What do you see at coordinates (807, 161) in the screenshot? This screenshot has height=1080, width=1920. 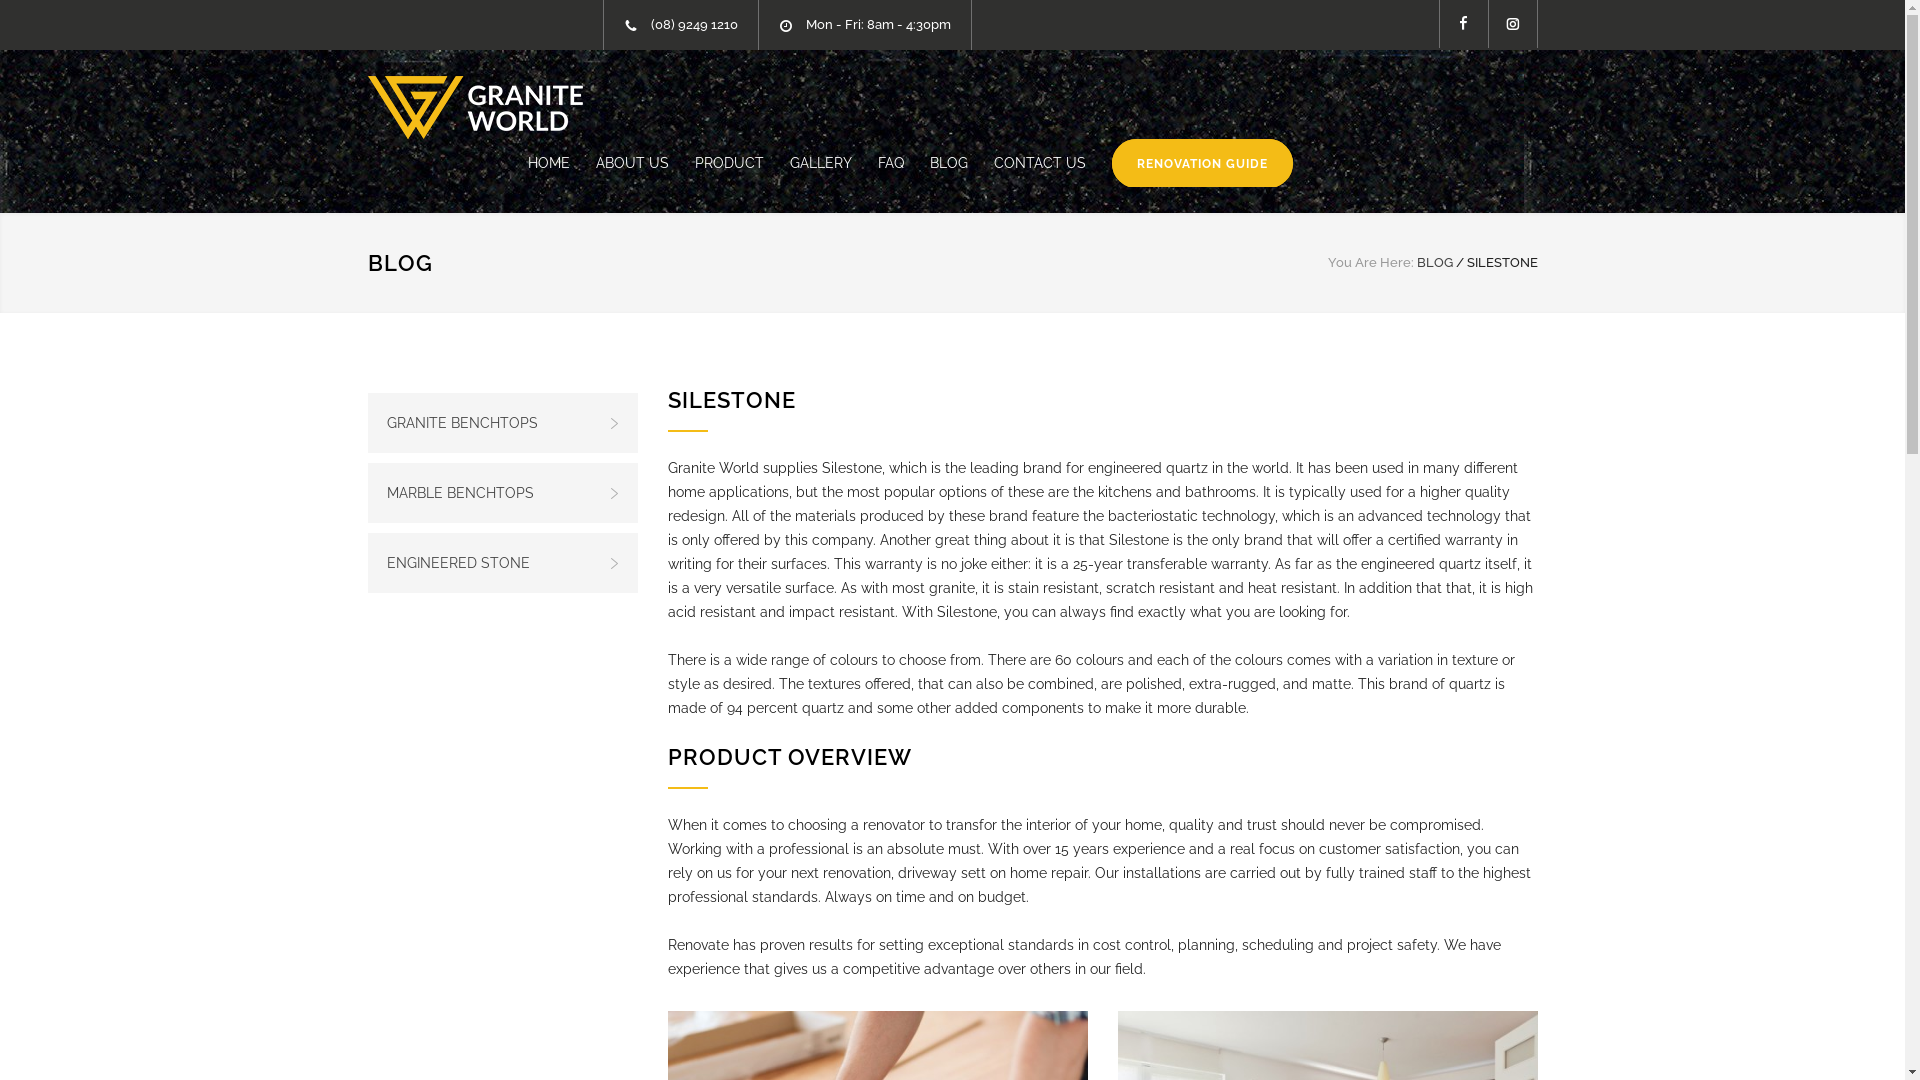 I see `'GALLERY'` at bounding box center [807, 161].